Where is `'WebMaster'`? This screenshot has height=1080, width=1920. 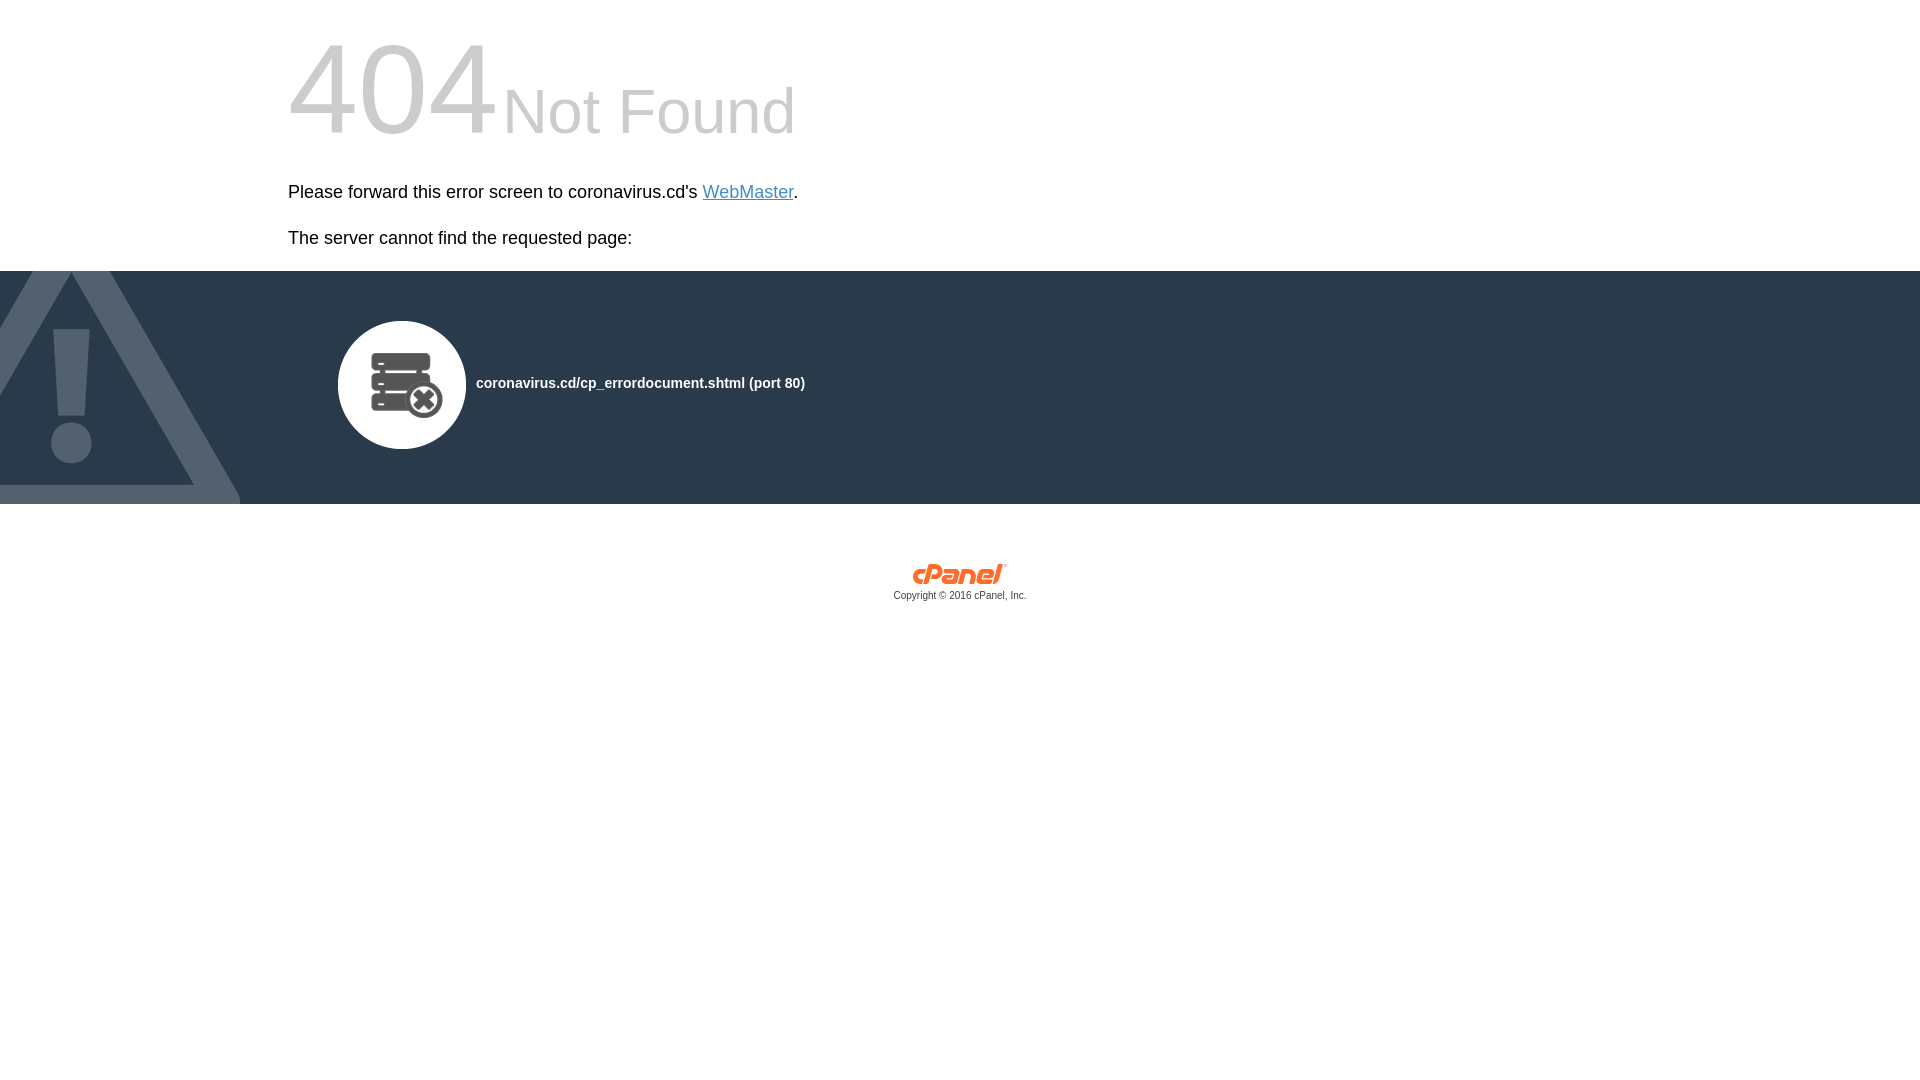
'WebMaster' is located at coordinates (747, 192).